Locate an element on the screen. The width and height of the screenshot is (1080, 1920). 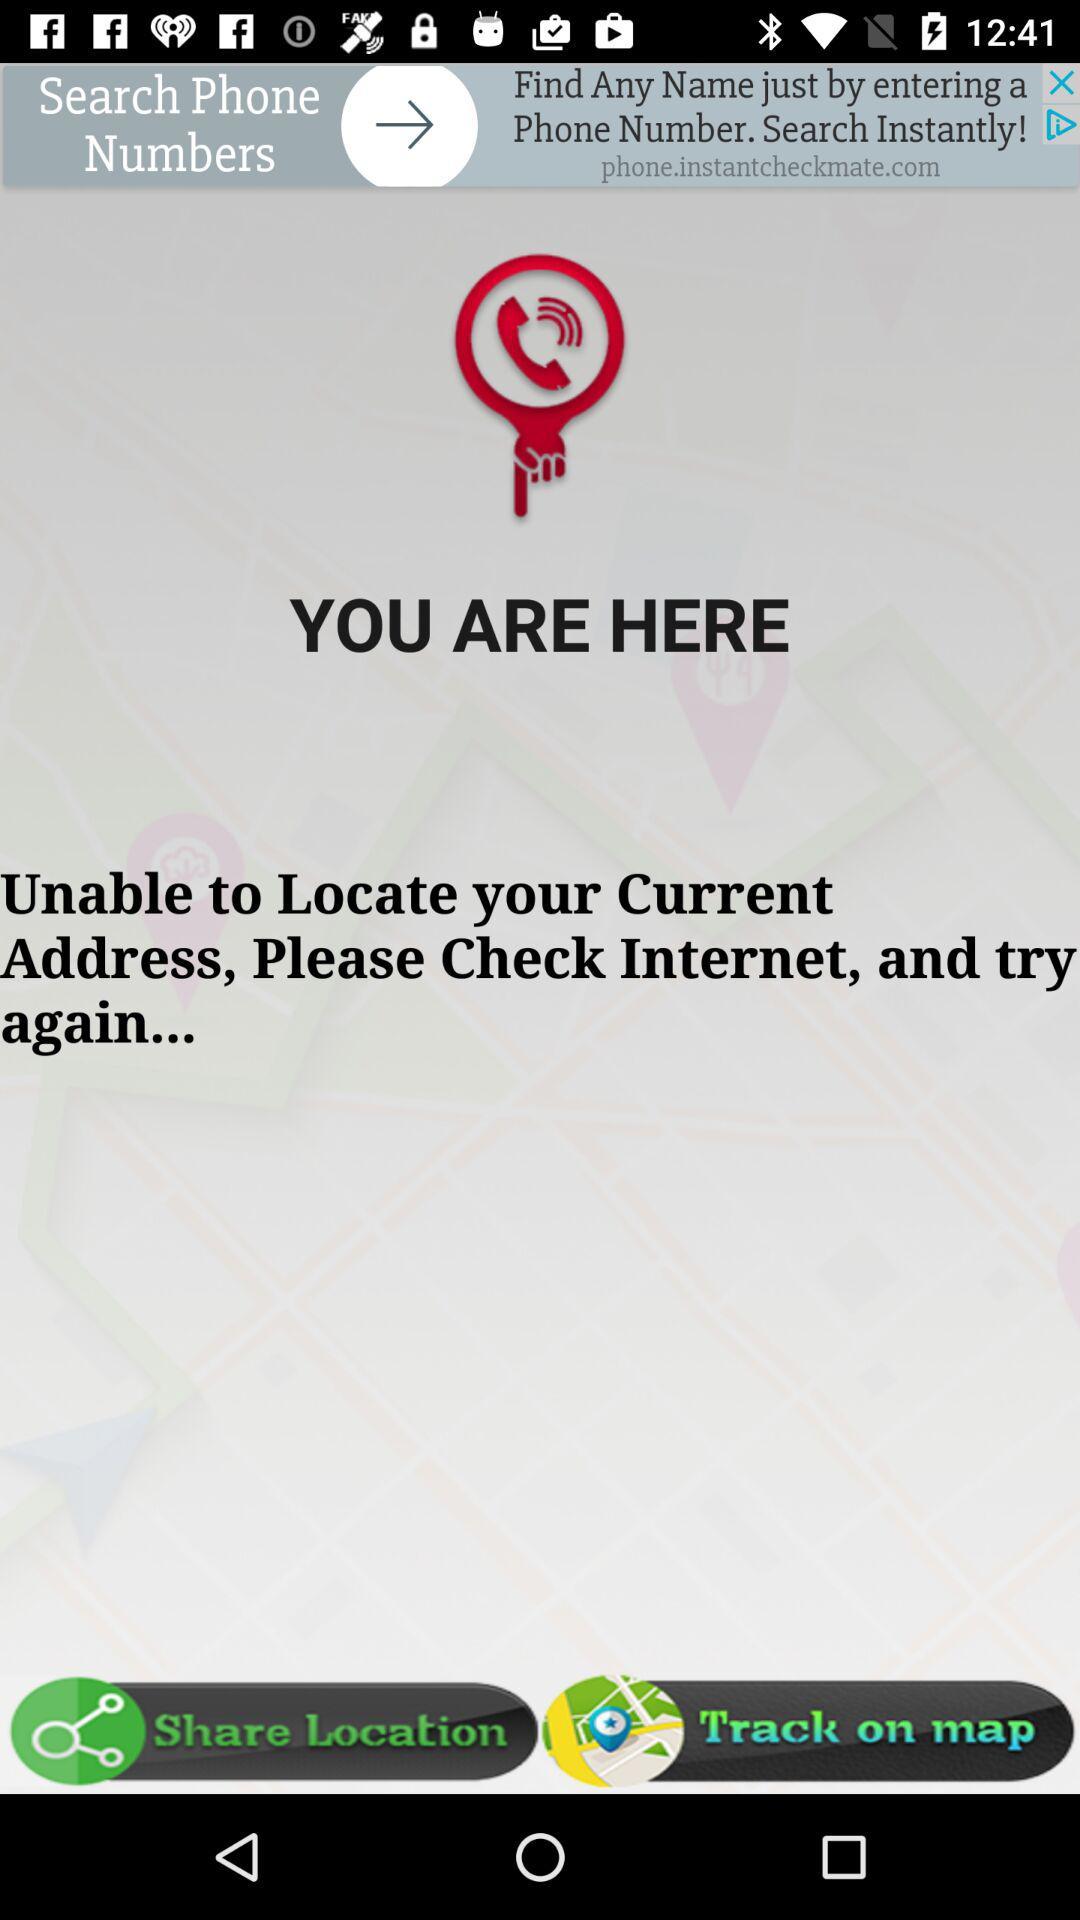
banner advertisement is located at coordinates (540, 127).